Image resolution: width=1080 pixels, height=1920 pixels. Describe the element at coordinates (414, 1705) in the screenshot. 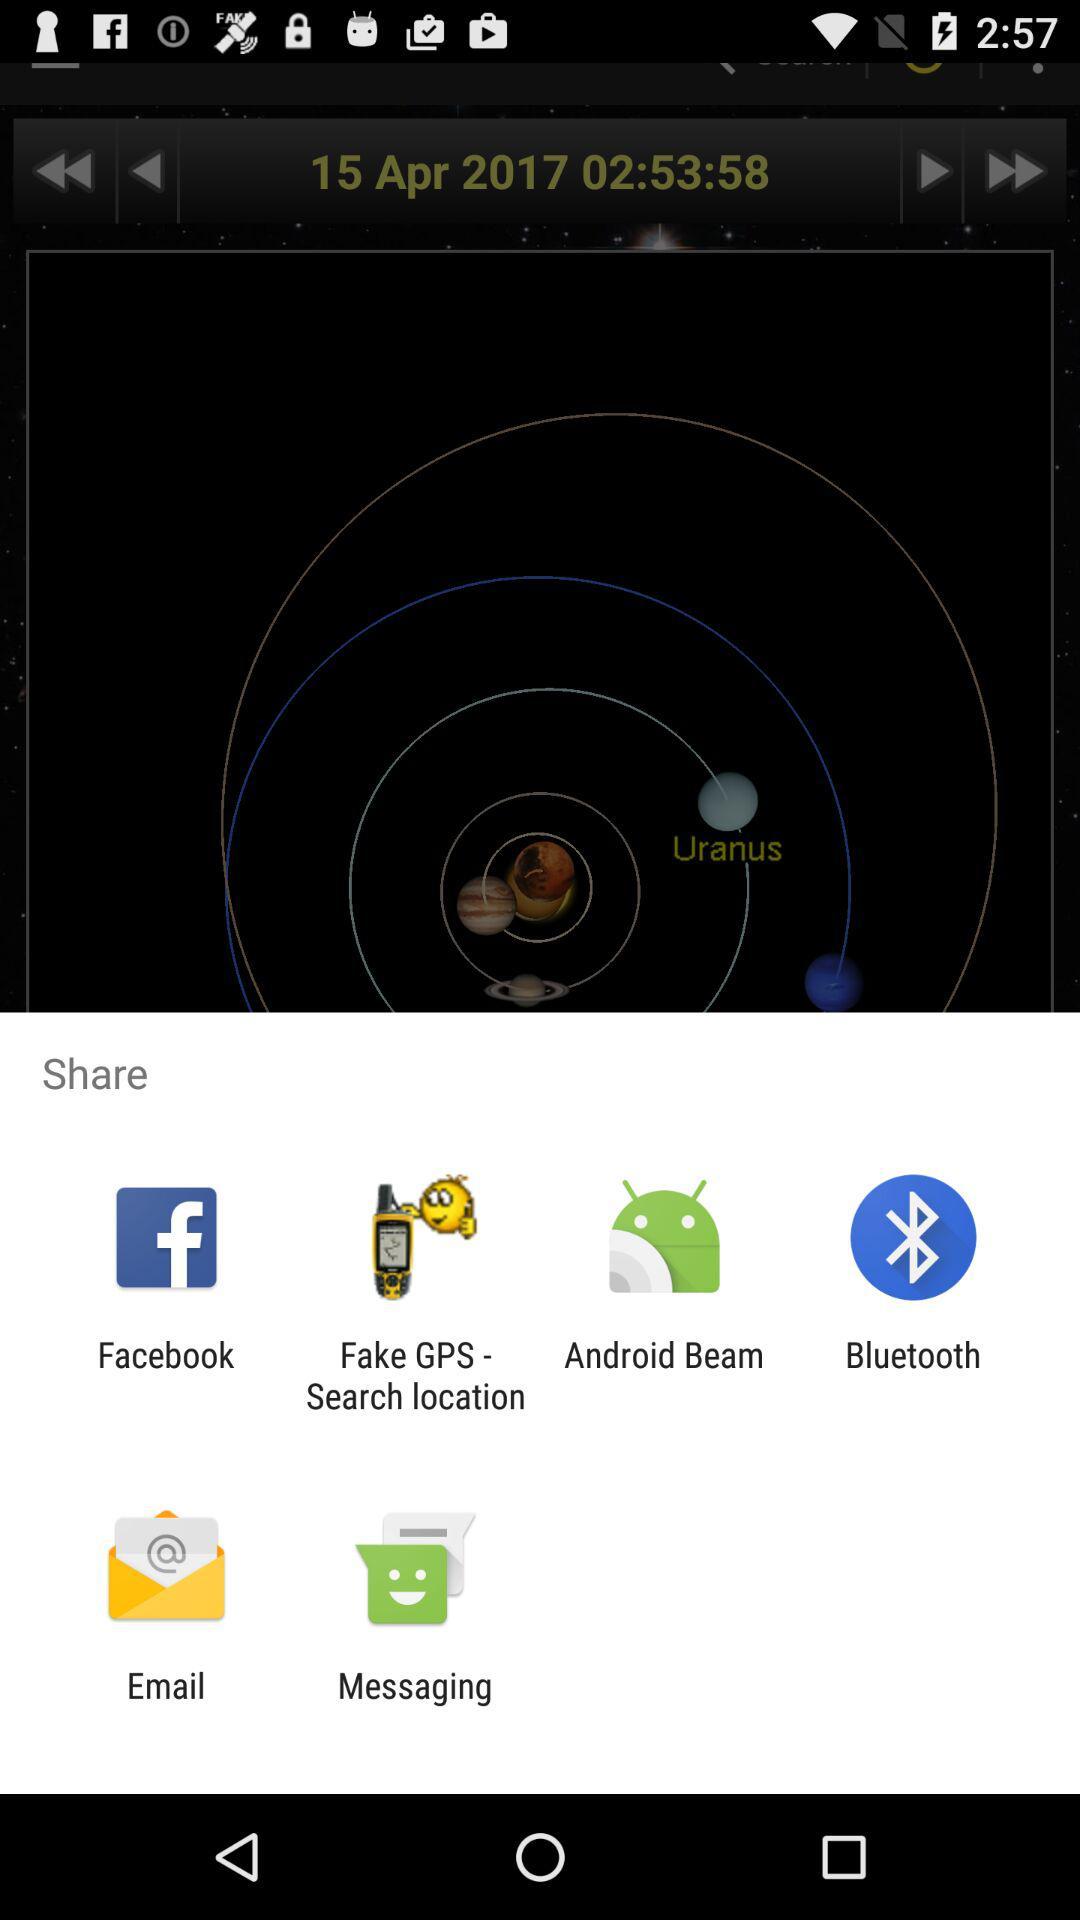

I see `item to the right of email` at that location.